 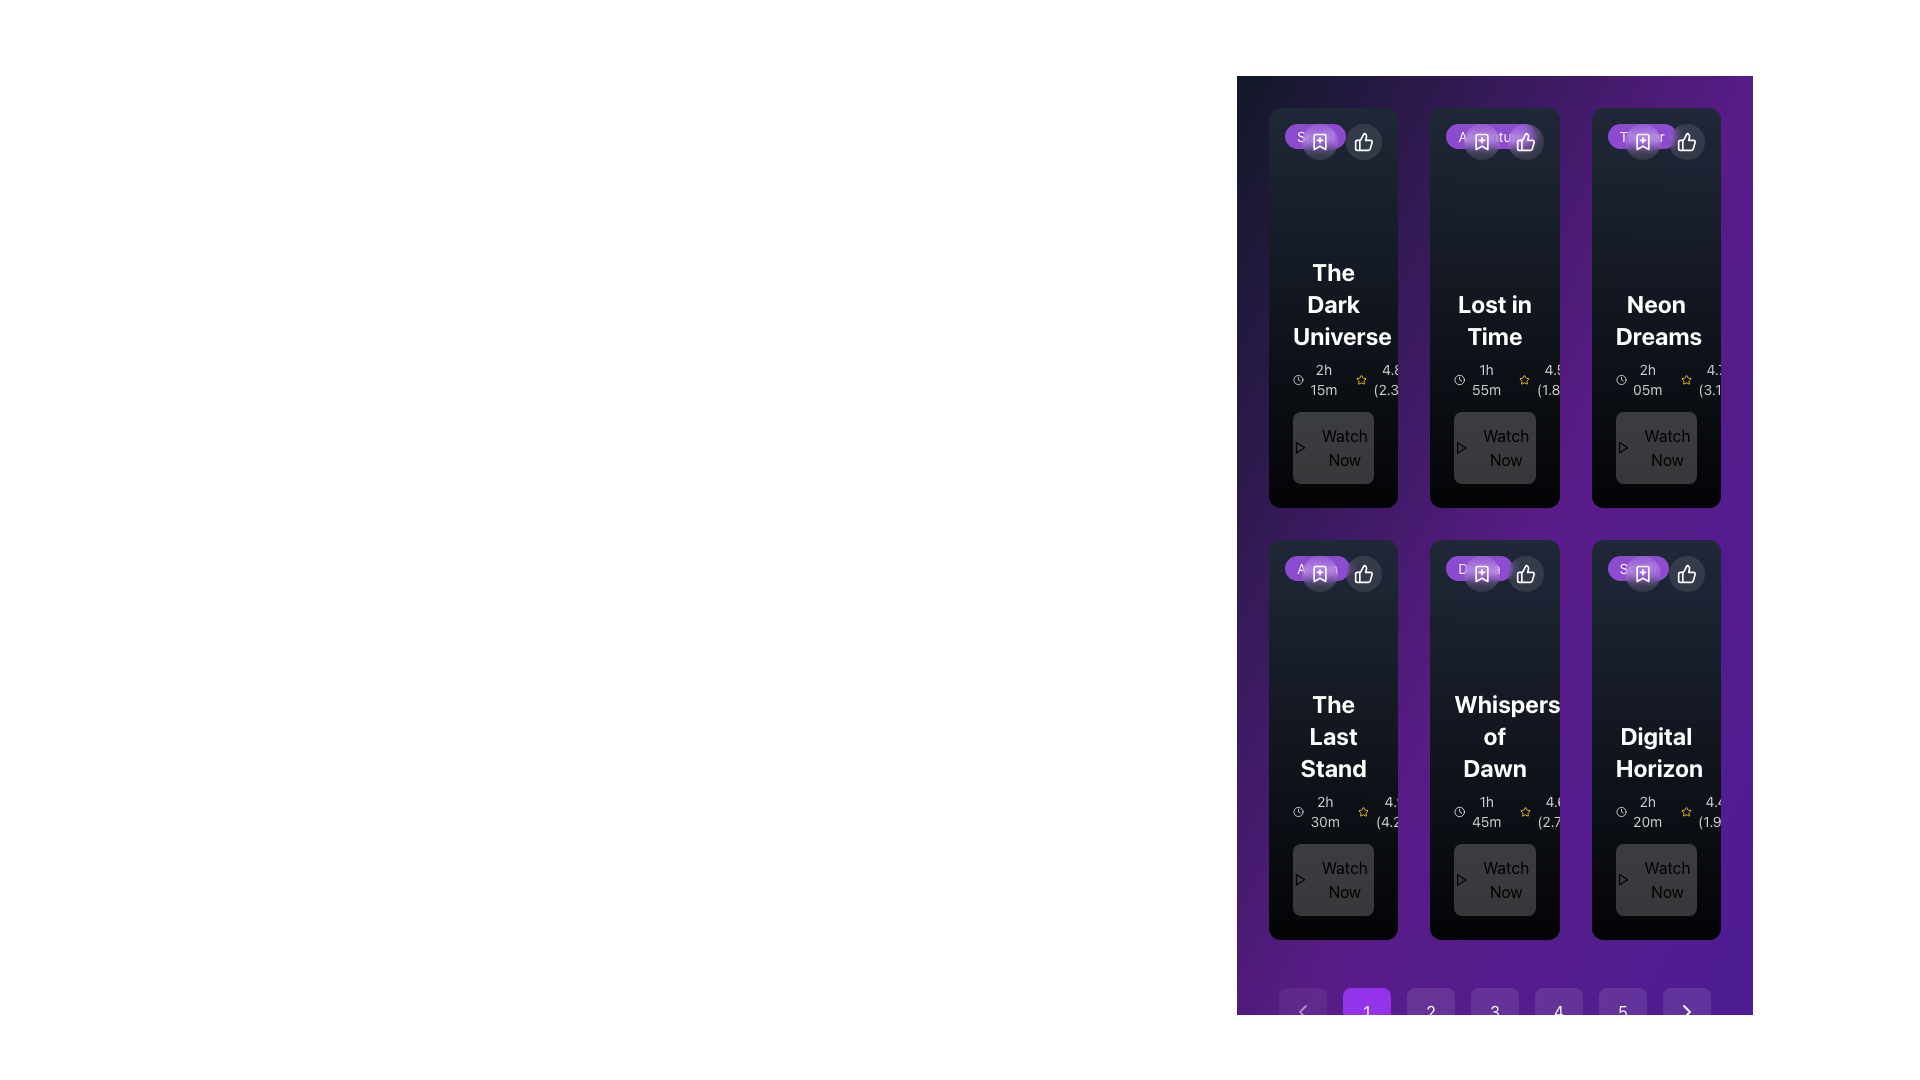 I want to click on rating displayed on the text label for the movie 'Whispers of Dawn', which is located in the fourth column of the grid layout and is adjacent to a decorative star icon, so click(x=1547, y=812).